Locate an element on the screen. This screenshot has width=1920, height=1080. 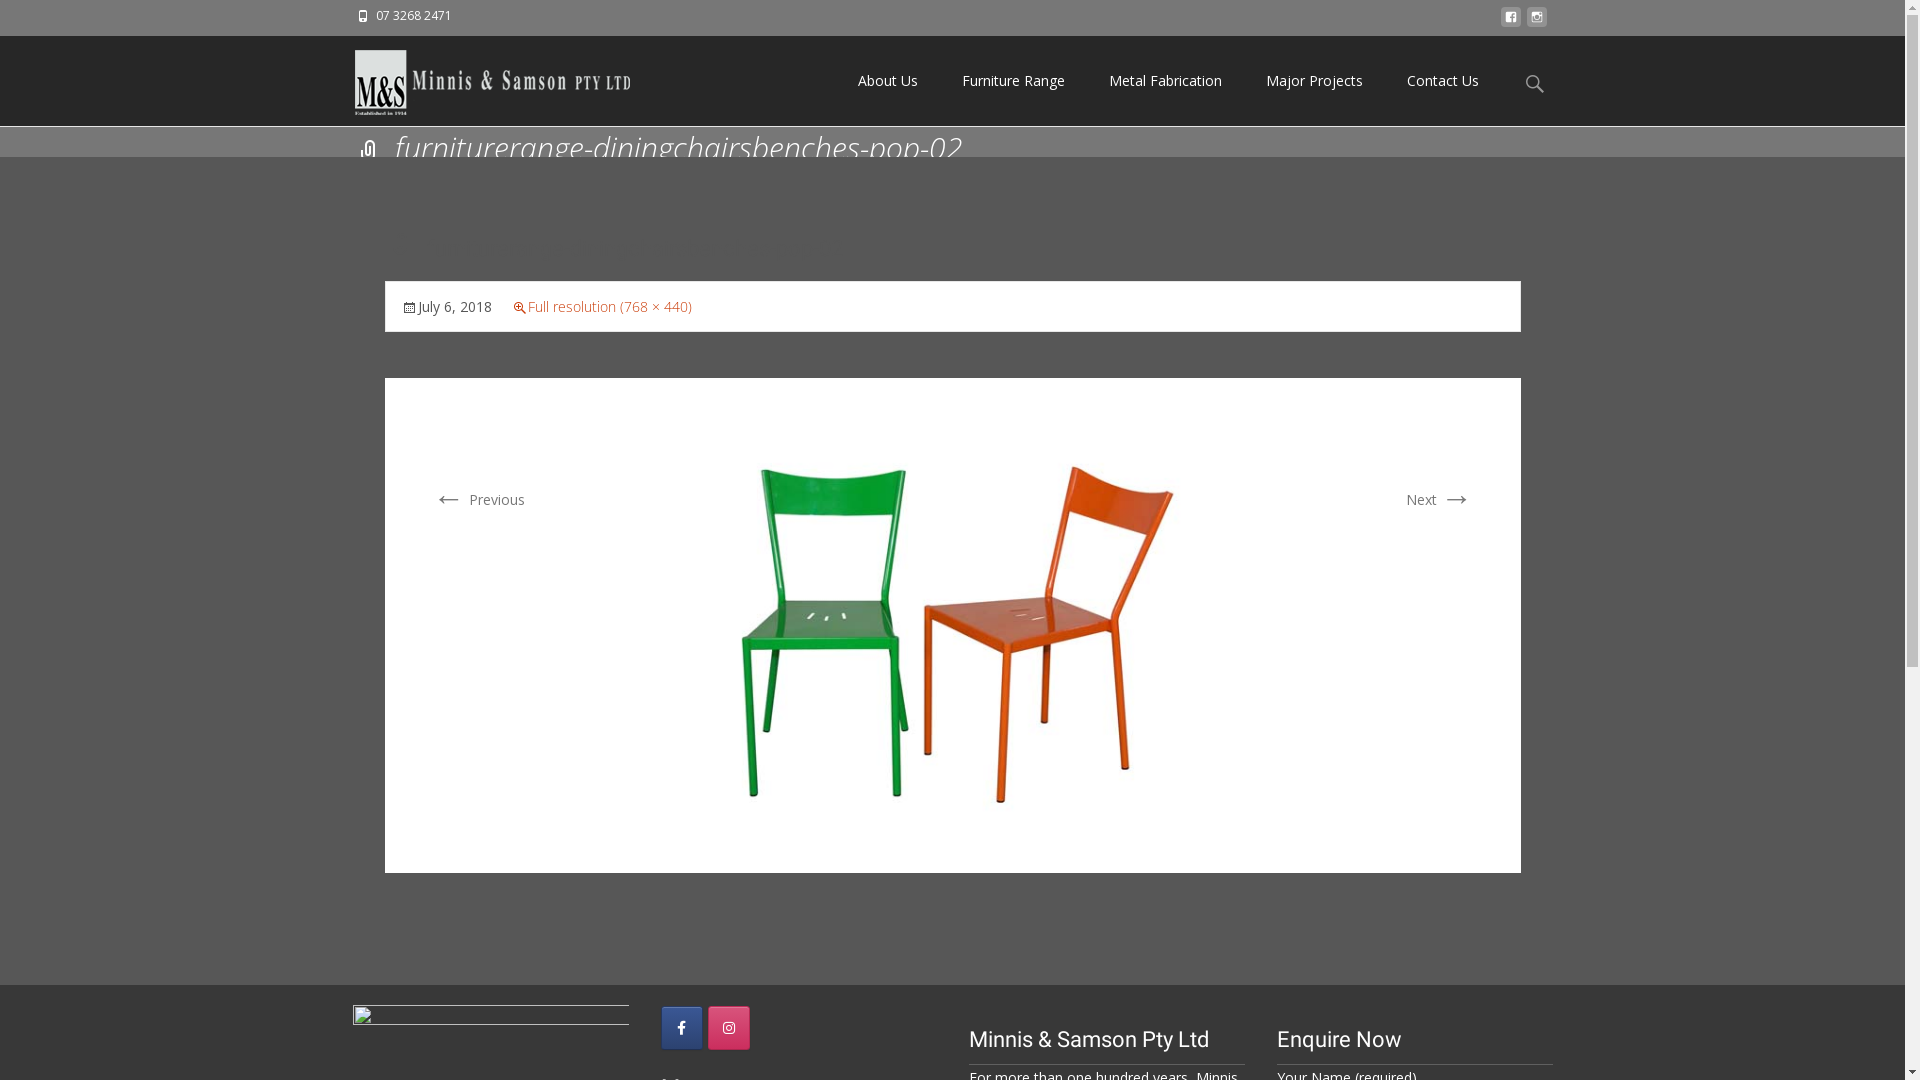
'Search for:' is located at coordinates (1534, 82).